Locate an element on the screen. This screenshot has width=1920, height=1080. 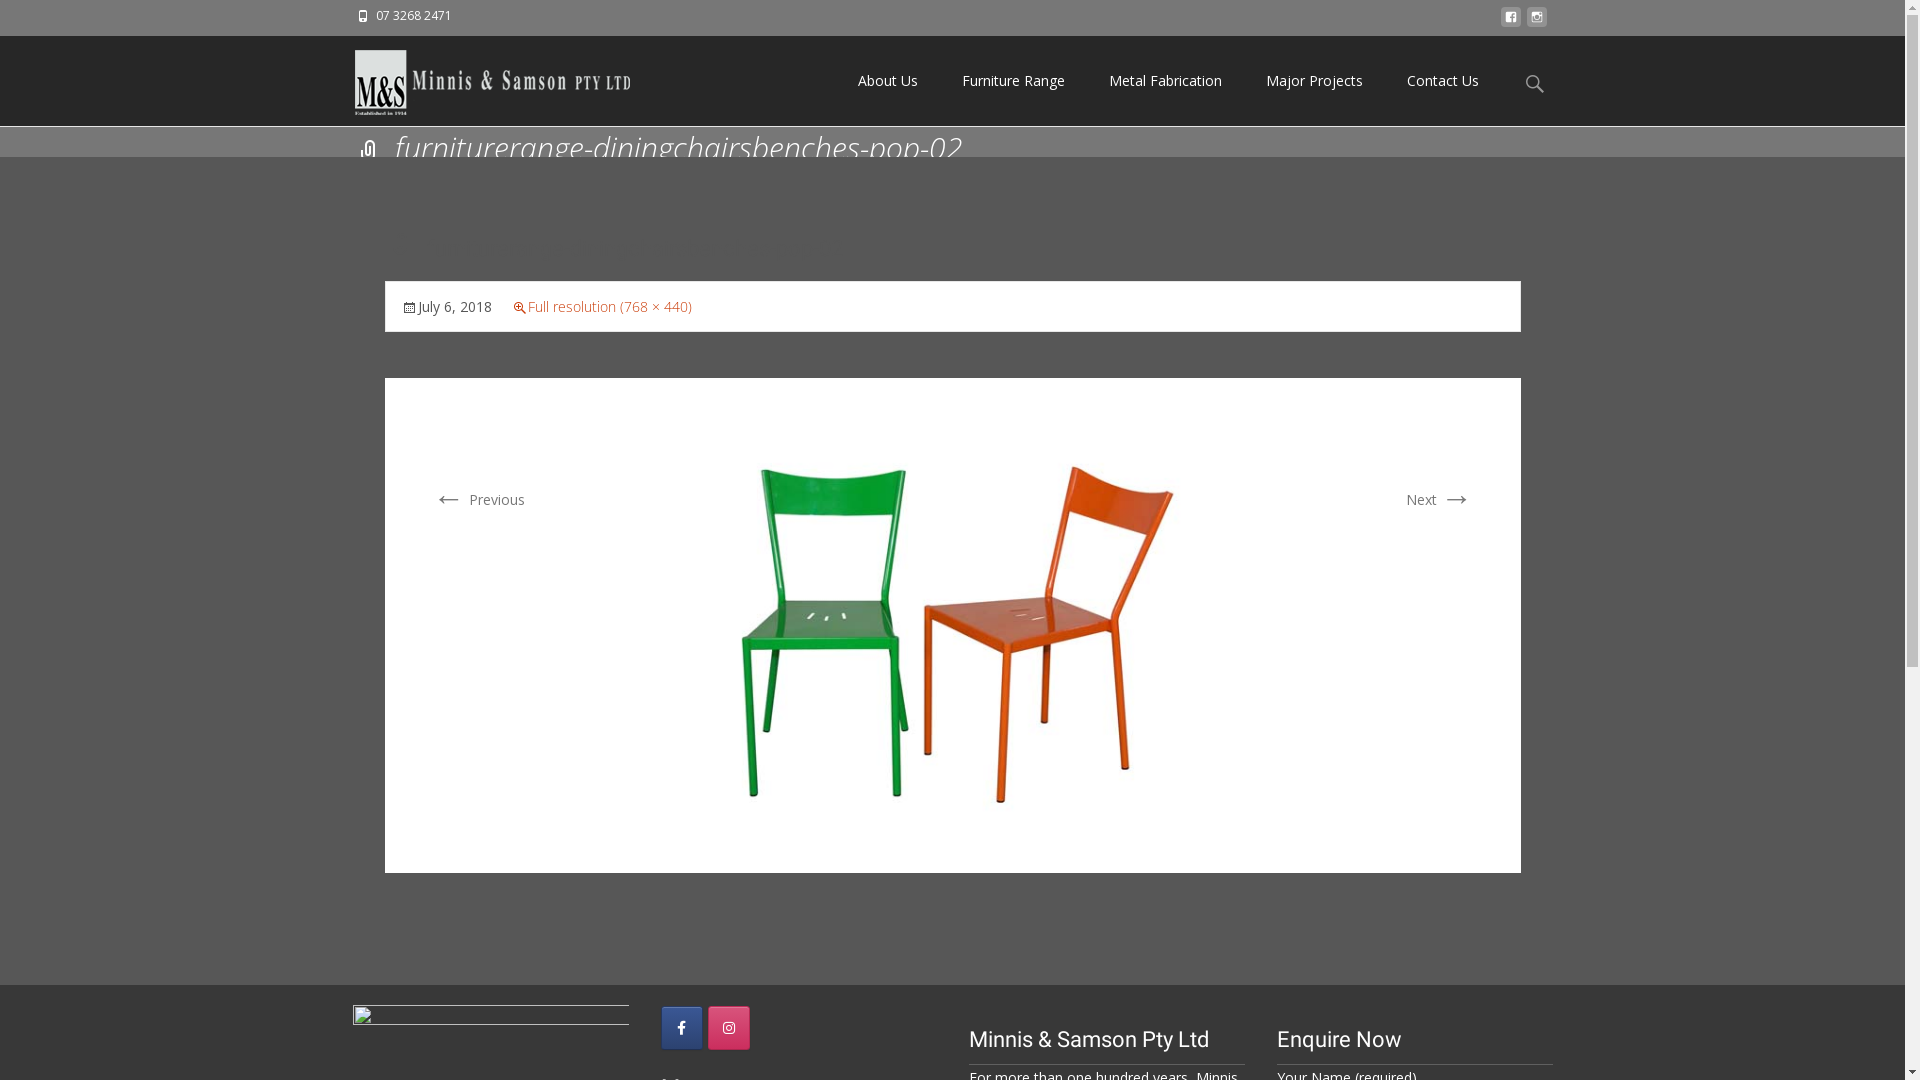
'Search for:' is located at coordinates (1534, 82).